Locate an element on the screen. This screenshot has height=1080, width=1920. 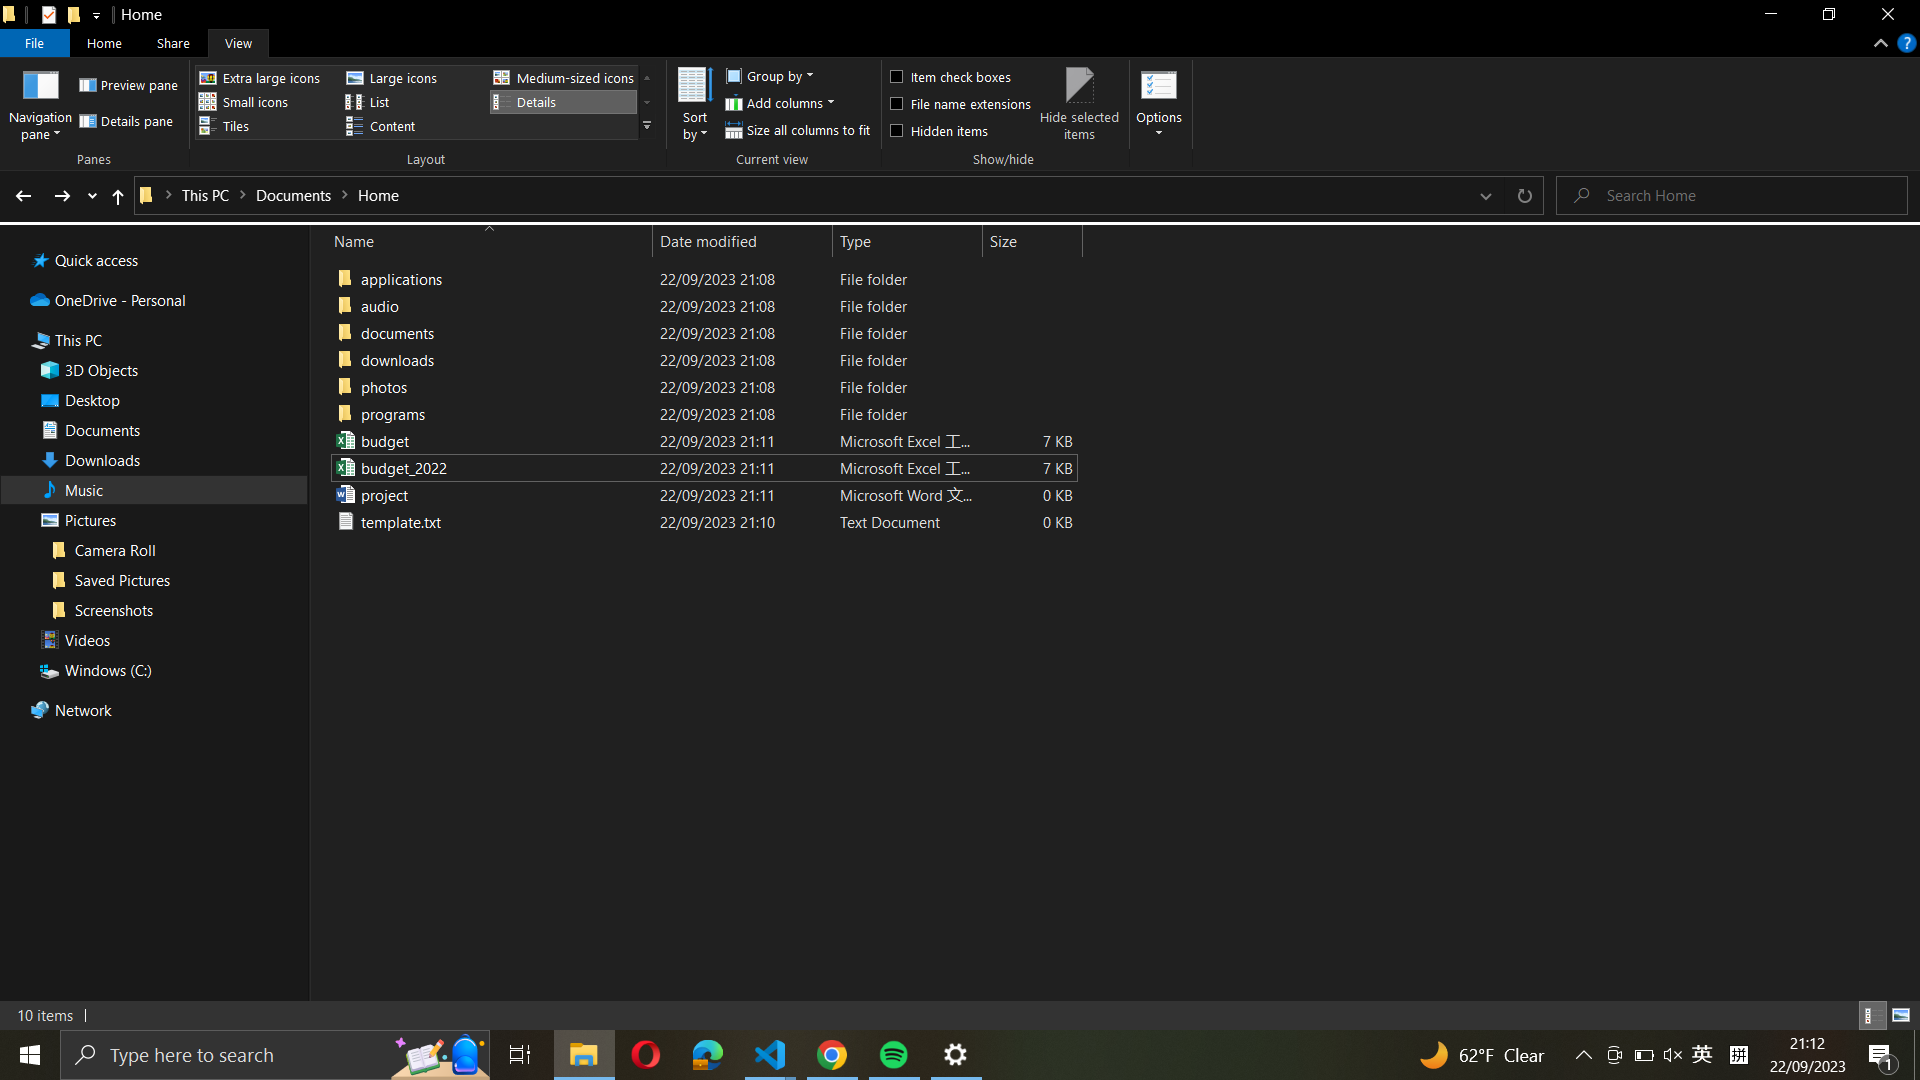
Organize the files in "documents" folder based on their names is located at coordinates (700, 358).